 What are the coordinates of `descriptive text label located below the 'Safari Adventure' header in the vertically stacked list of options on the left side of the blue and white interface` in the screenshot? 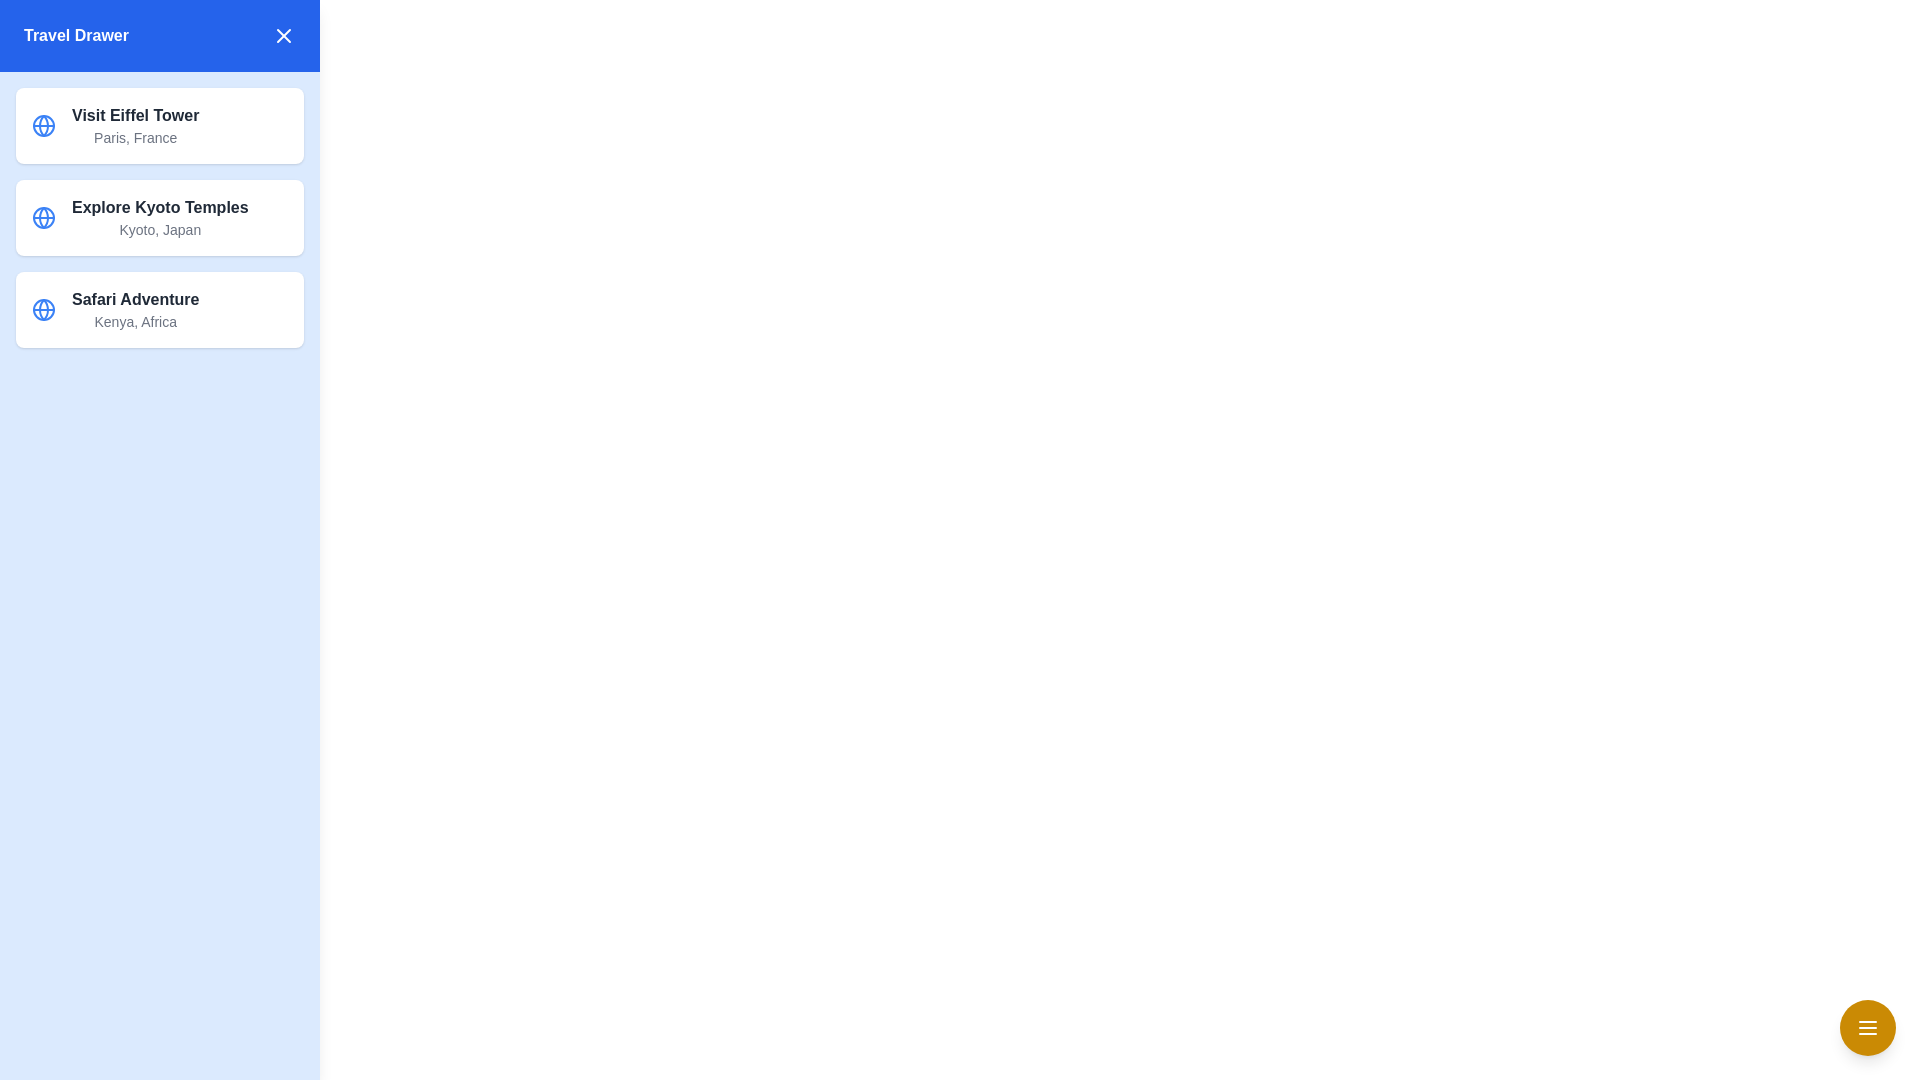 It's located at (134, 320).